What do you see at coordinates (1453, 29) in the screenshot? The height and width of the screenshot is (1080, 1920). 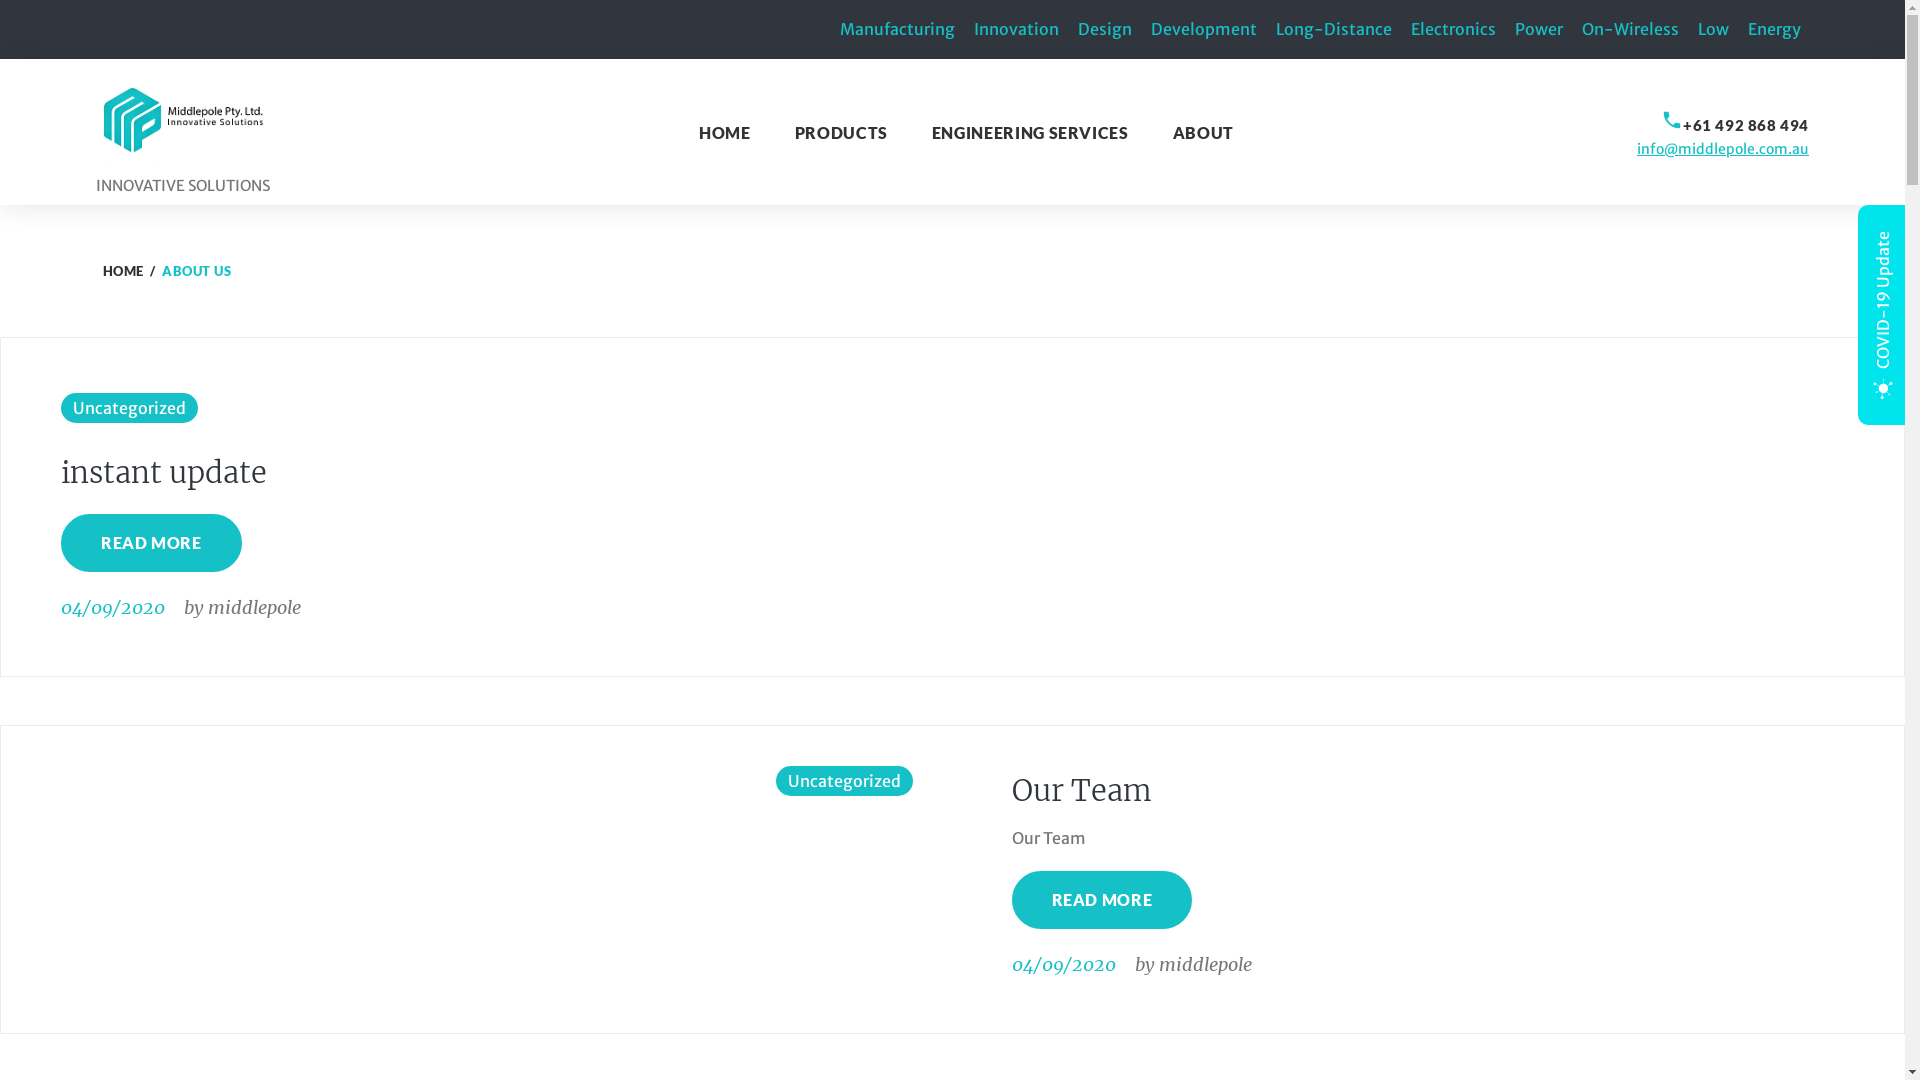 I see `'Electronics'` at bounding box center [1453, 29].